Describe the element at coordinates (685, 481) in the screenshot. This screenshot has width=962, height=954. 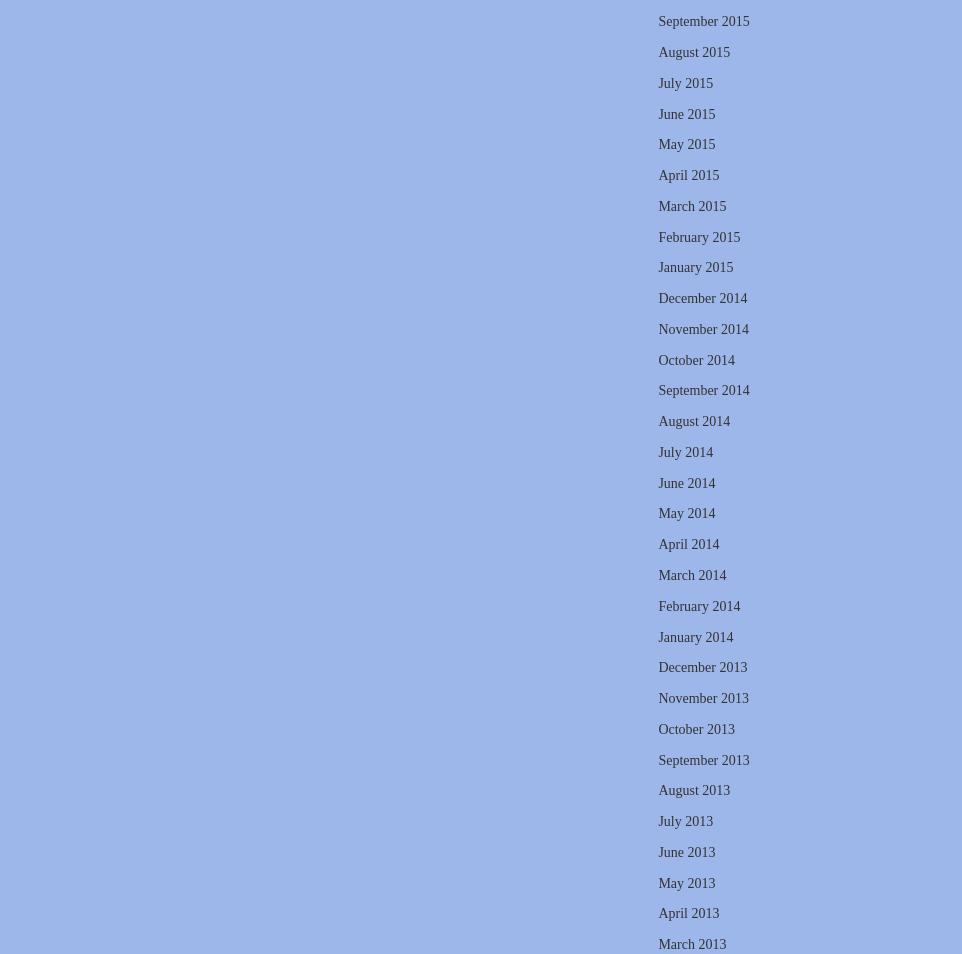
I see `'June 2014'` at that location.